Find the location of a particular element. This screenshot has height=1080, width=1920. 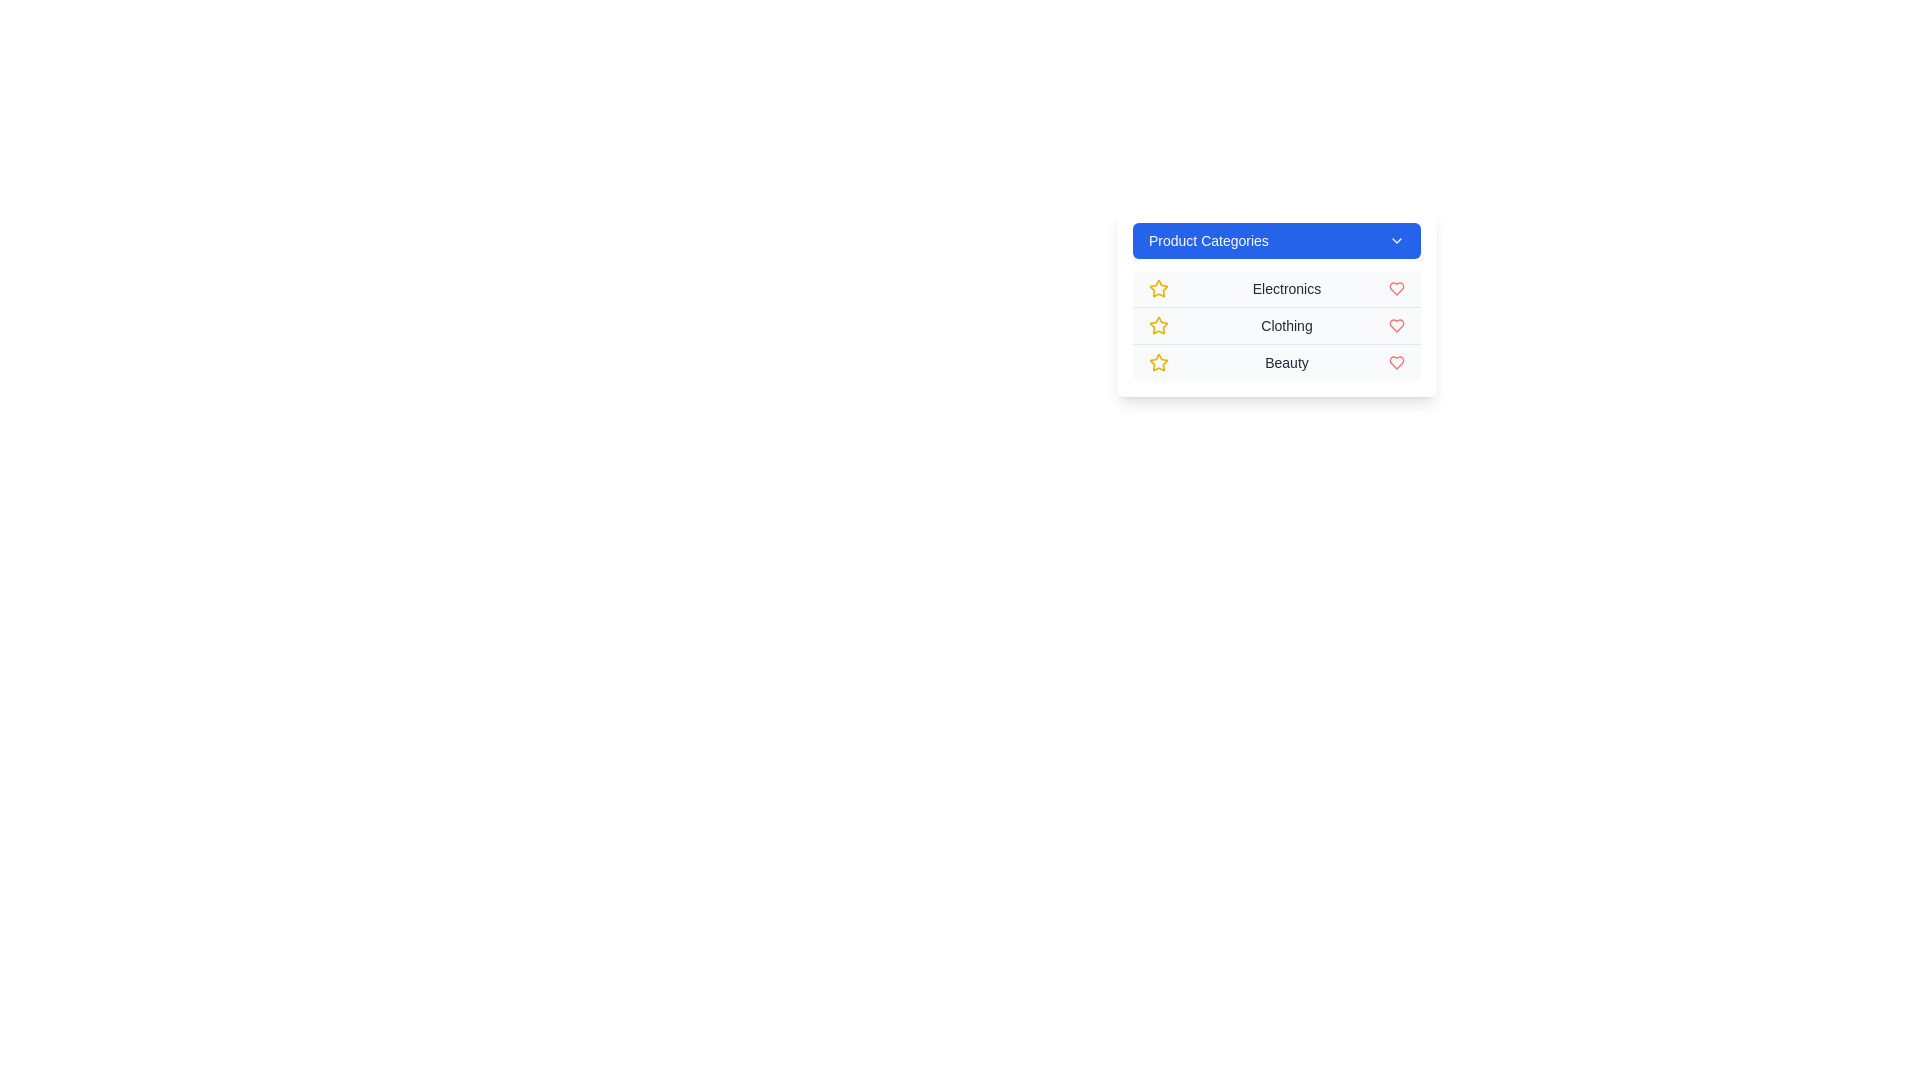

the 'Product Categories' button to toggle the menu visibility is located at coordinates (1275, 239).